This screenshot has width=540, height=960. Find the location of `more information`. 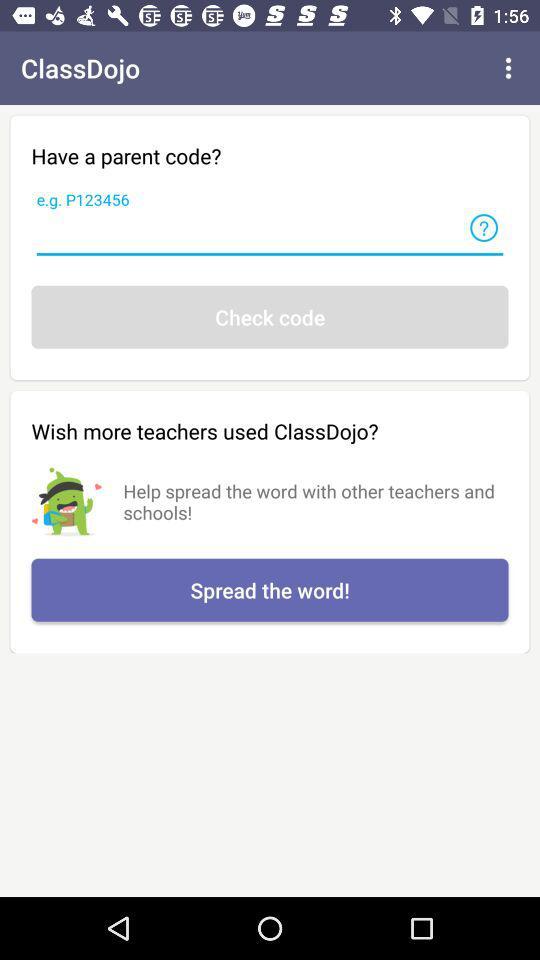

more information is located at coordinates (483, 228).